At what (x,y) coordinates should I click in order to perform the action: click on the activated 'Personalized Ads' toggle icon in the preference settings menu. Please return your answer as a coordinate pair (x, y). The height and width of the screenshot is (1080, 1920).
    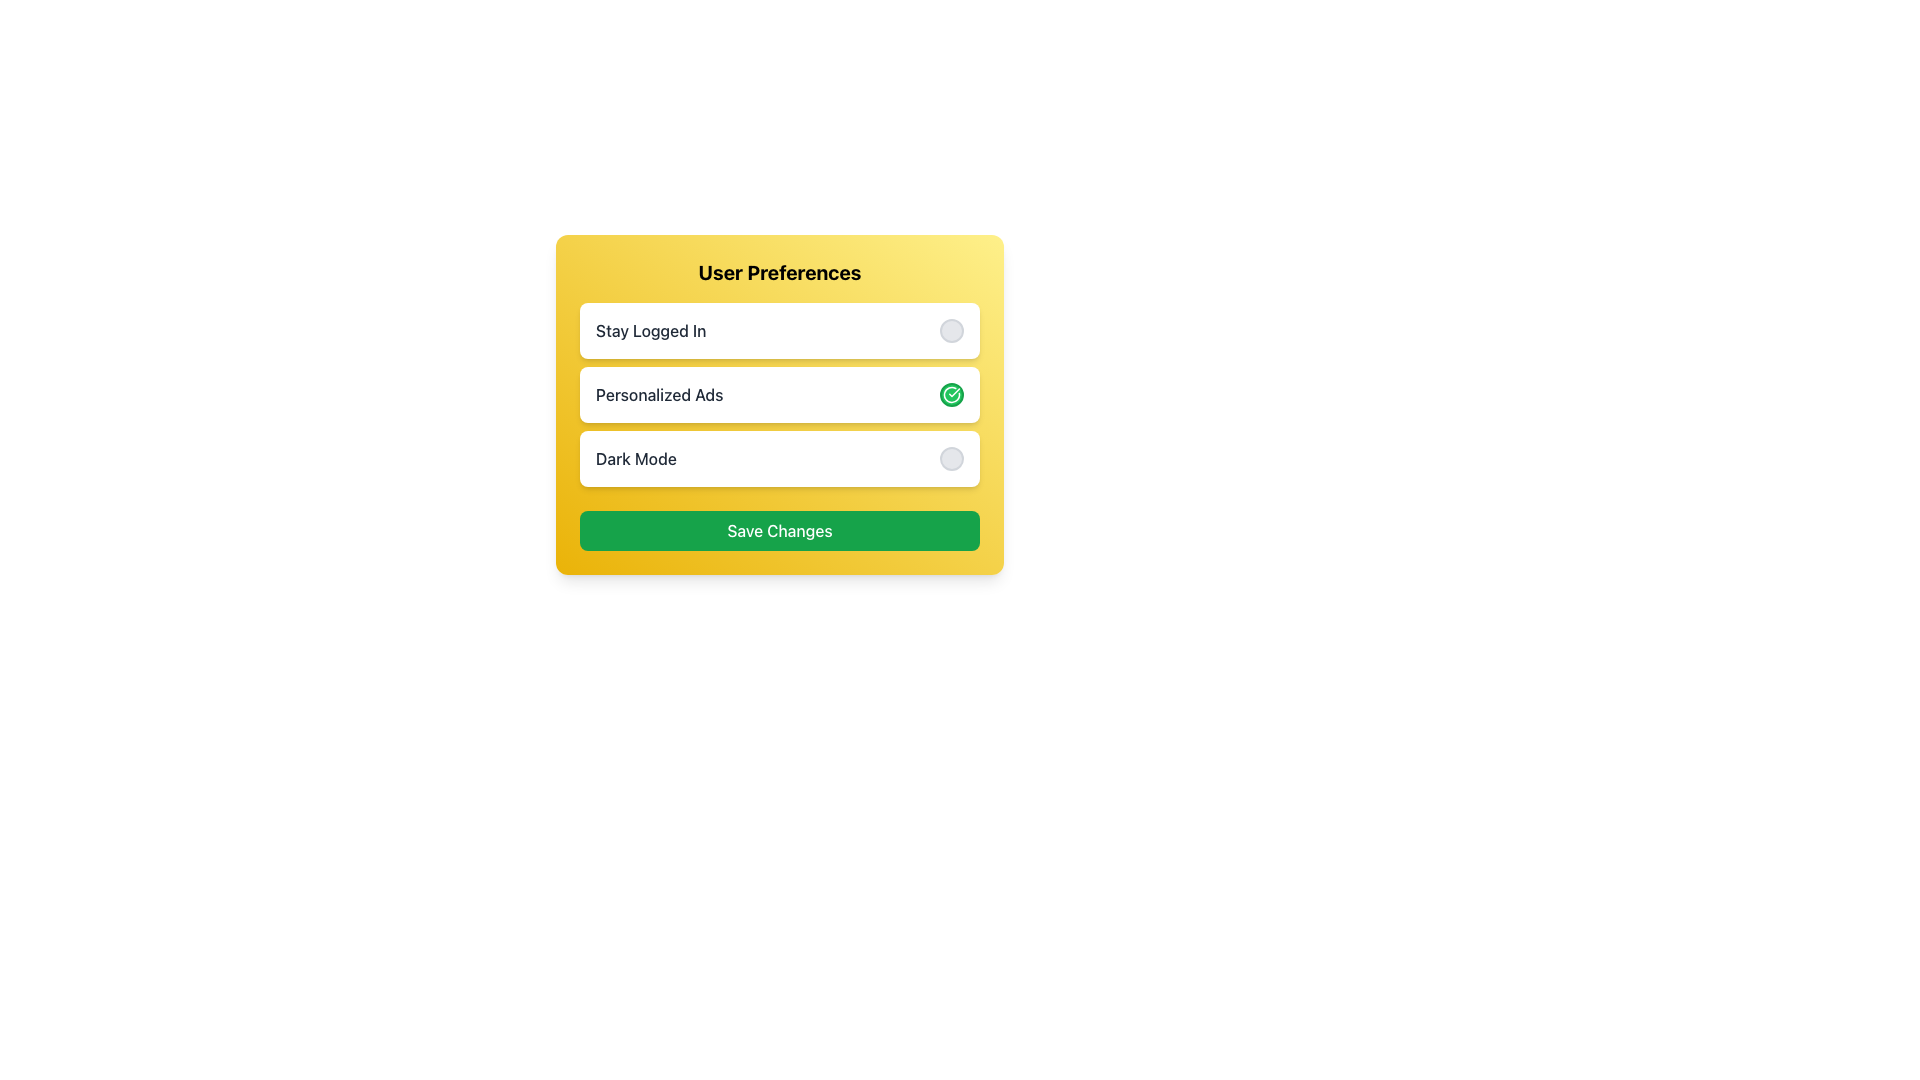
    Looking at the image, I should click on (950, 394).